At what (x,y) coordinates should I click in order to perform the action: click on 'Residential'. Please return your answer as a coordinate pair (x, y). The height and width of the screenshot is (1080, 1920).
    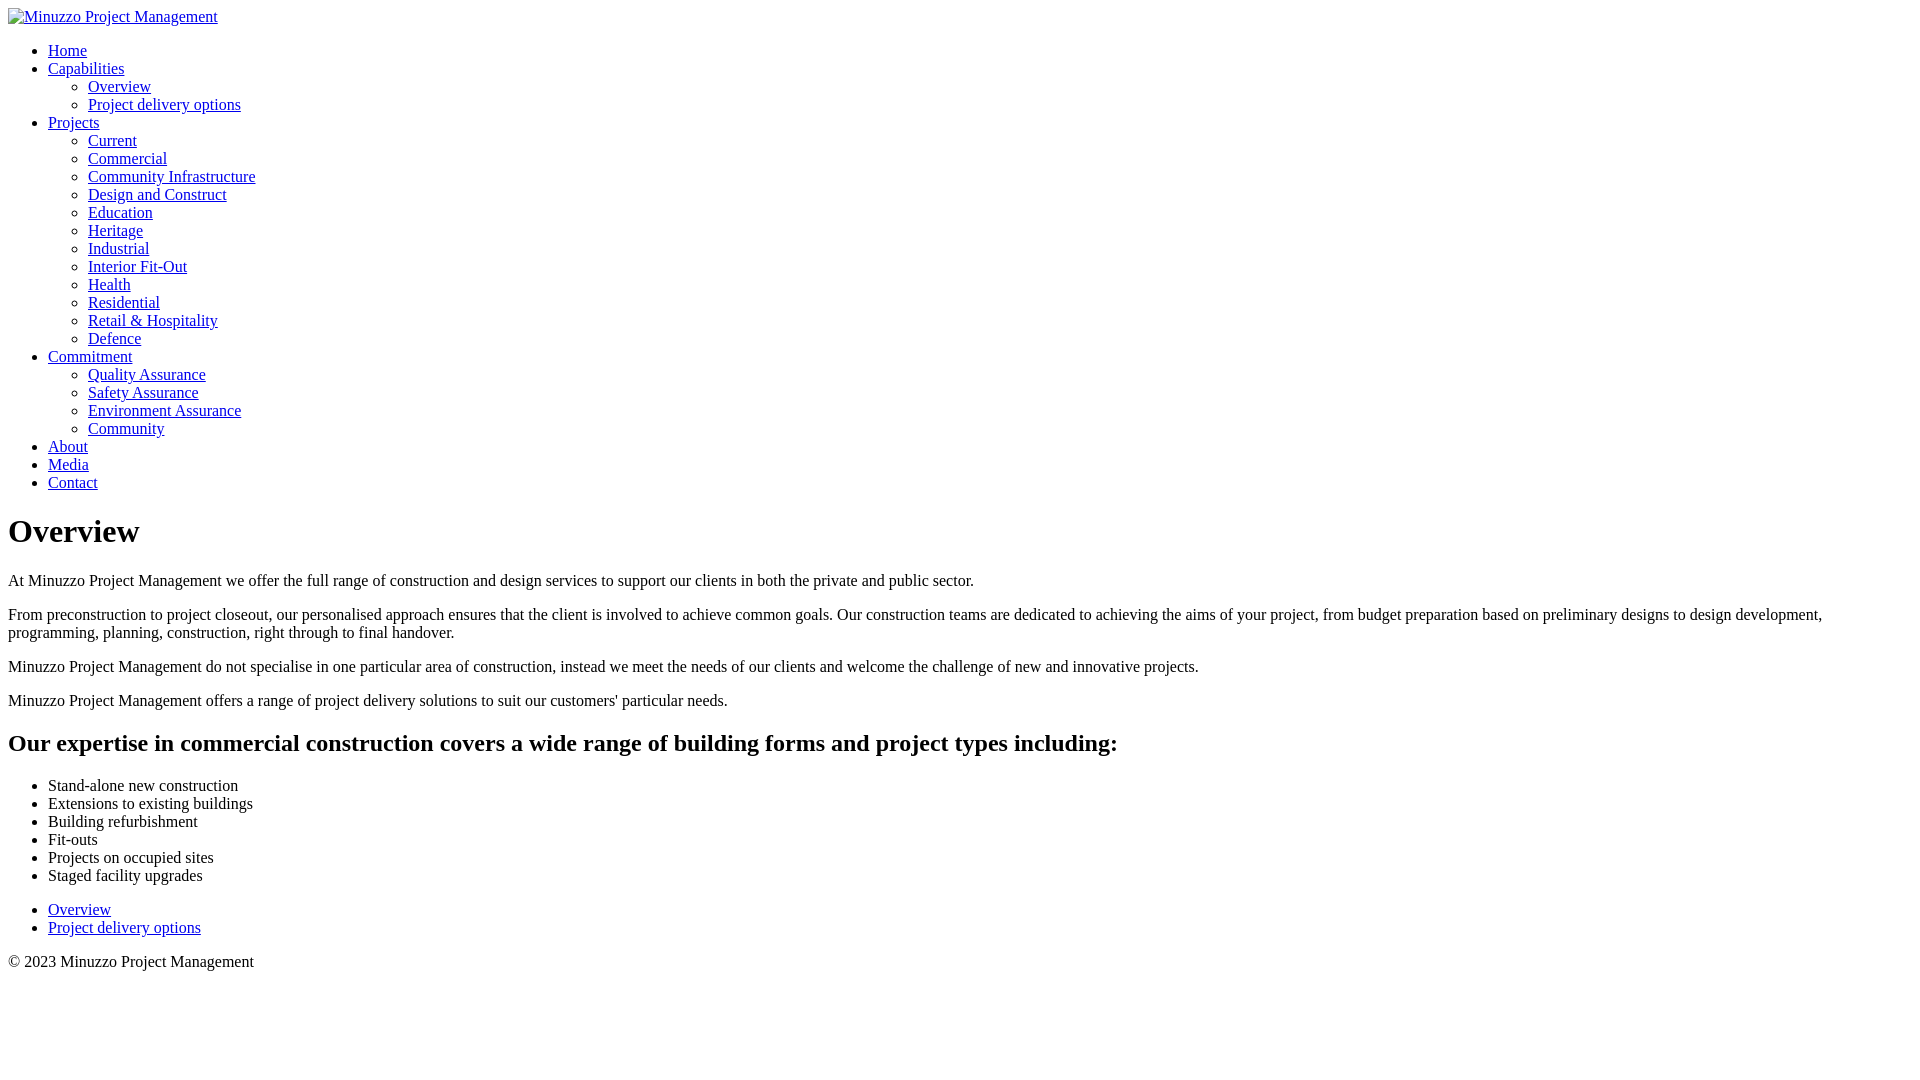
    Looking at the image, I should click on (123, 302).